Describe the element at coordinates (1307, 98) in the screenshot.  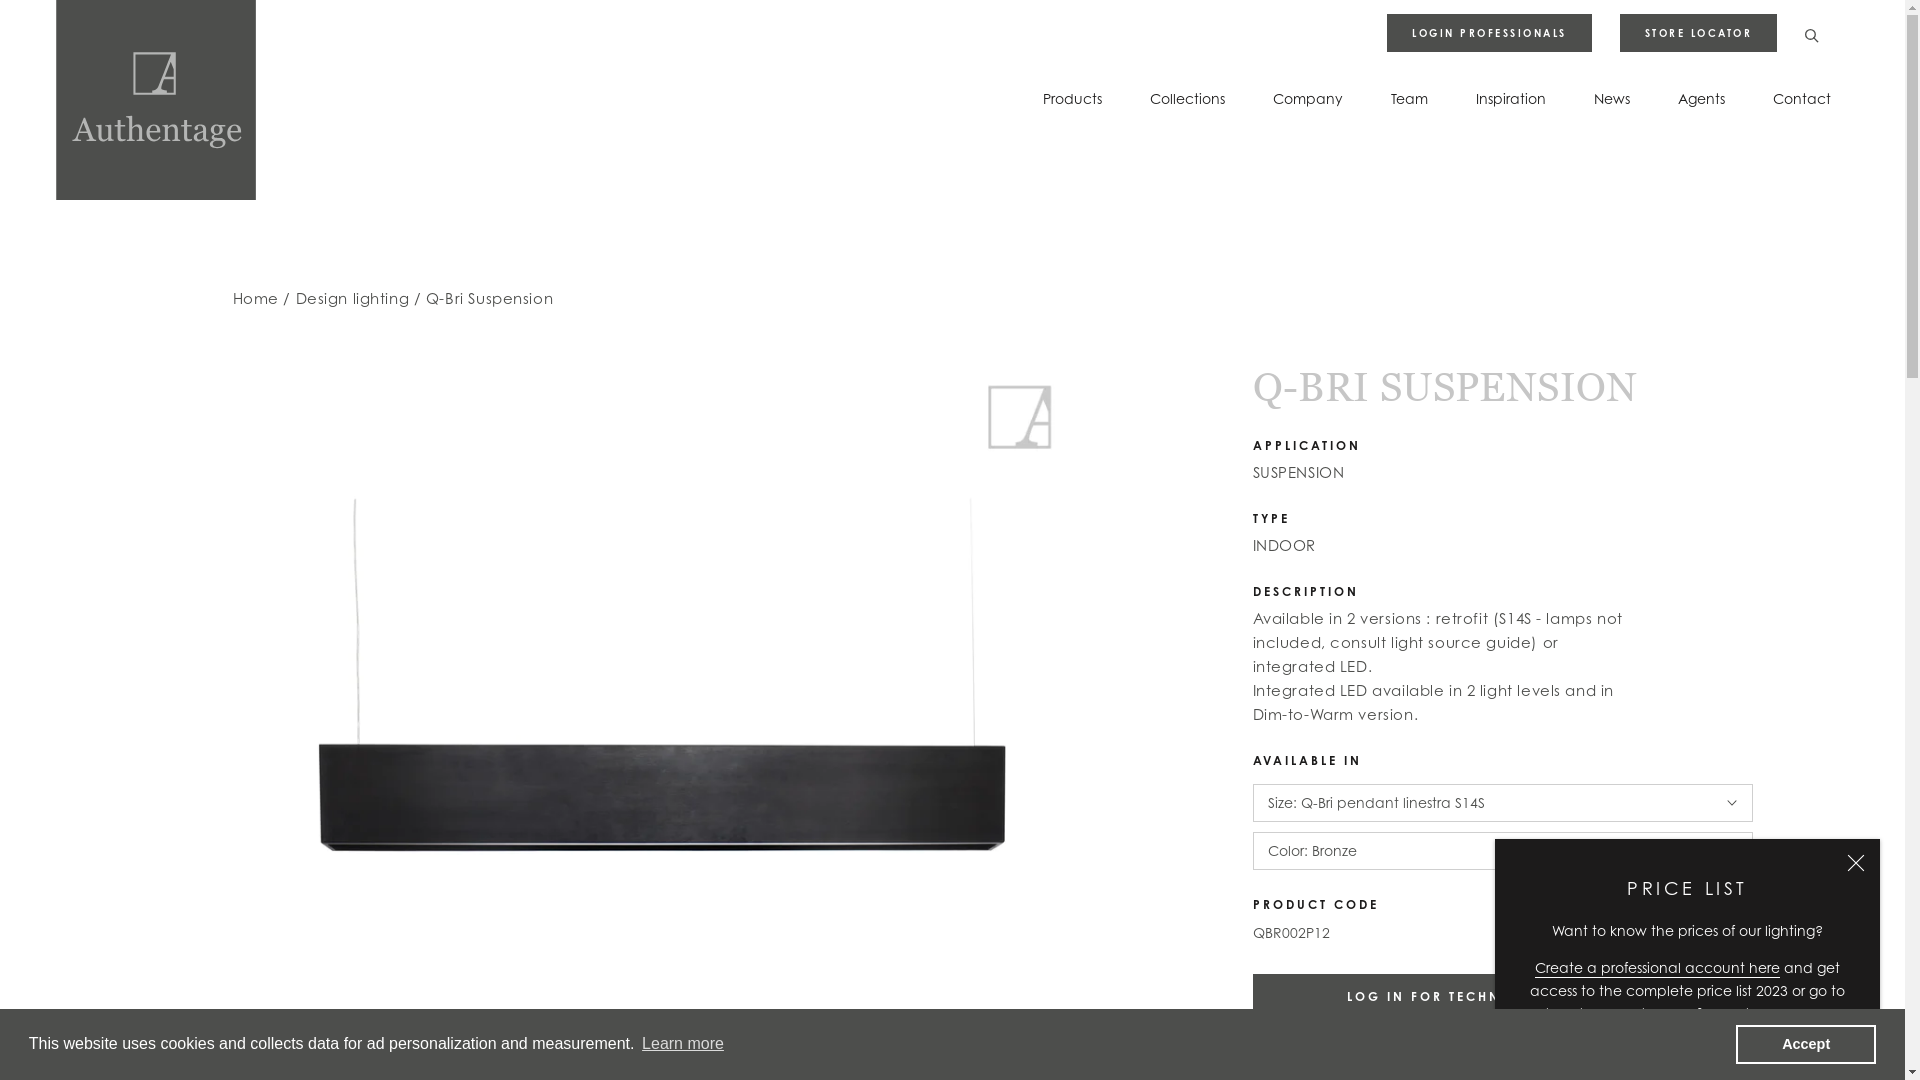
I see `'Company` at that location.